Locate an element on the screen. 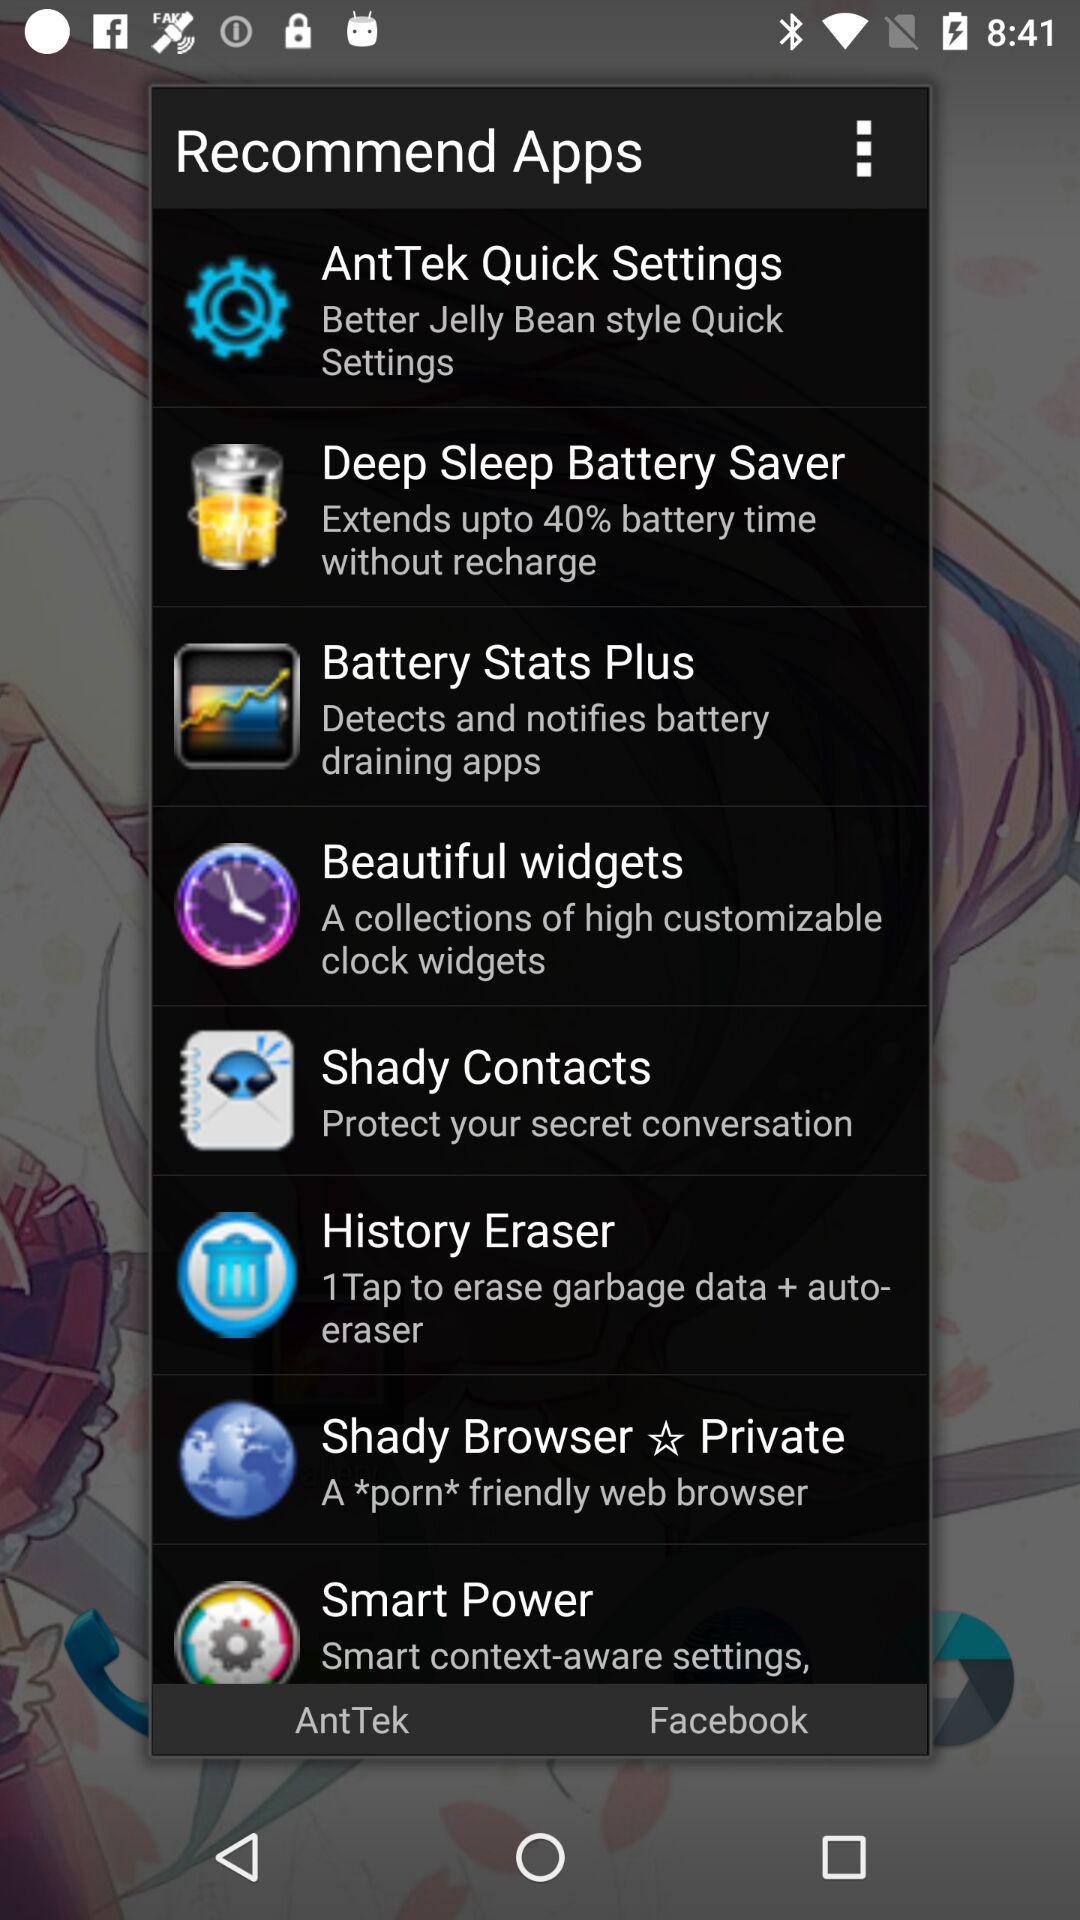 Image resolution: width=1080 pixels, height=1920 pixels. a porn friendly icon is located at coordinates (612, 1491).